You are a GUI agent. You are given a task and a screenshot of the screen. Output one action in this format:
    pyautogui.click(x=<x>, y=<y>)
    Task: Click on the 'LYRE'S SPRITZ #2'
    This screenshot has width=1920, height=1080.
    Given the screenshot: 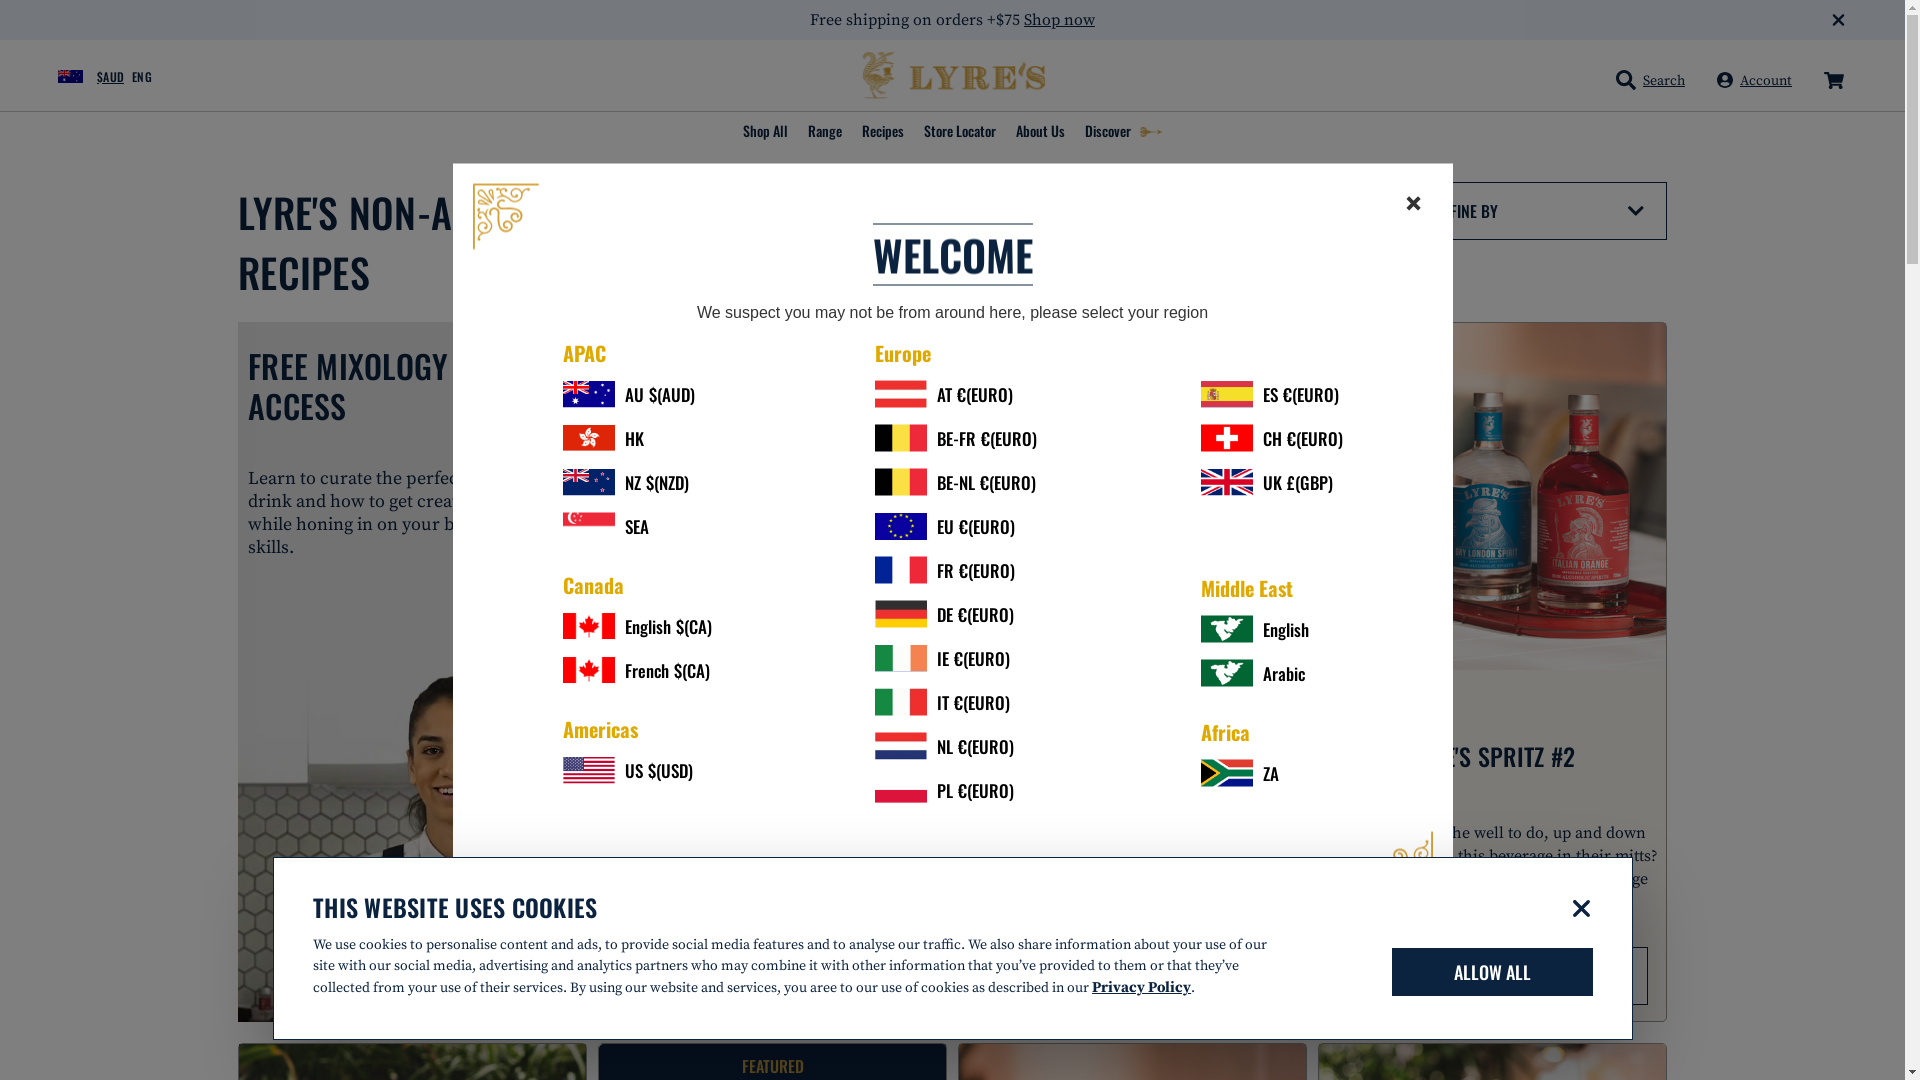 What is the action you would take?
    pyautogui.click(x=1492, y=756)
    